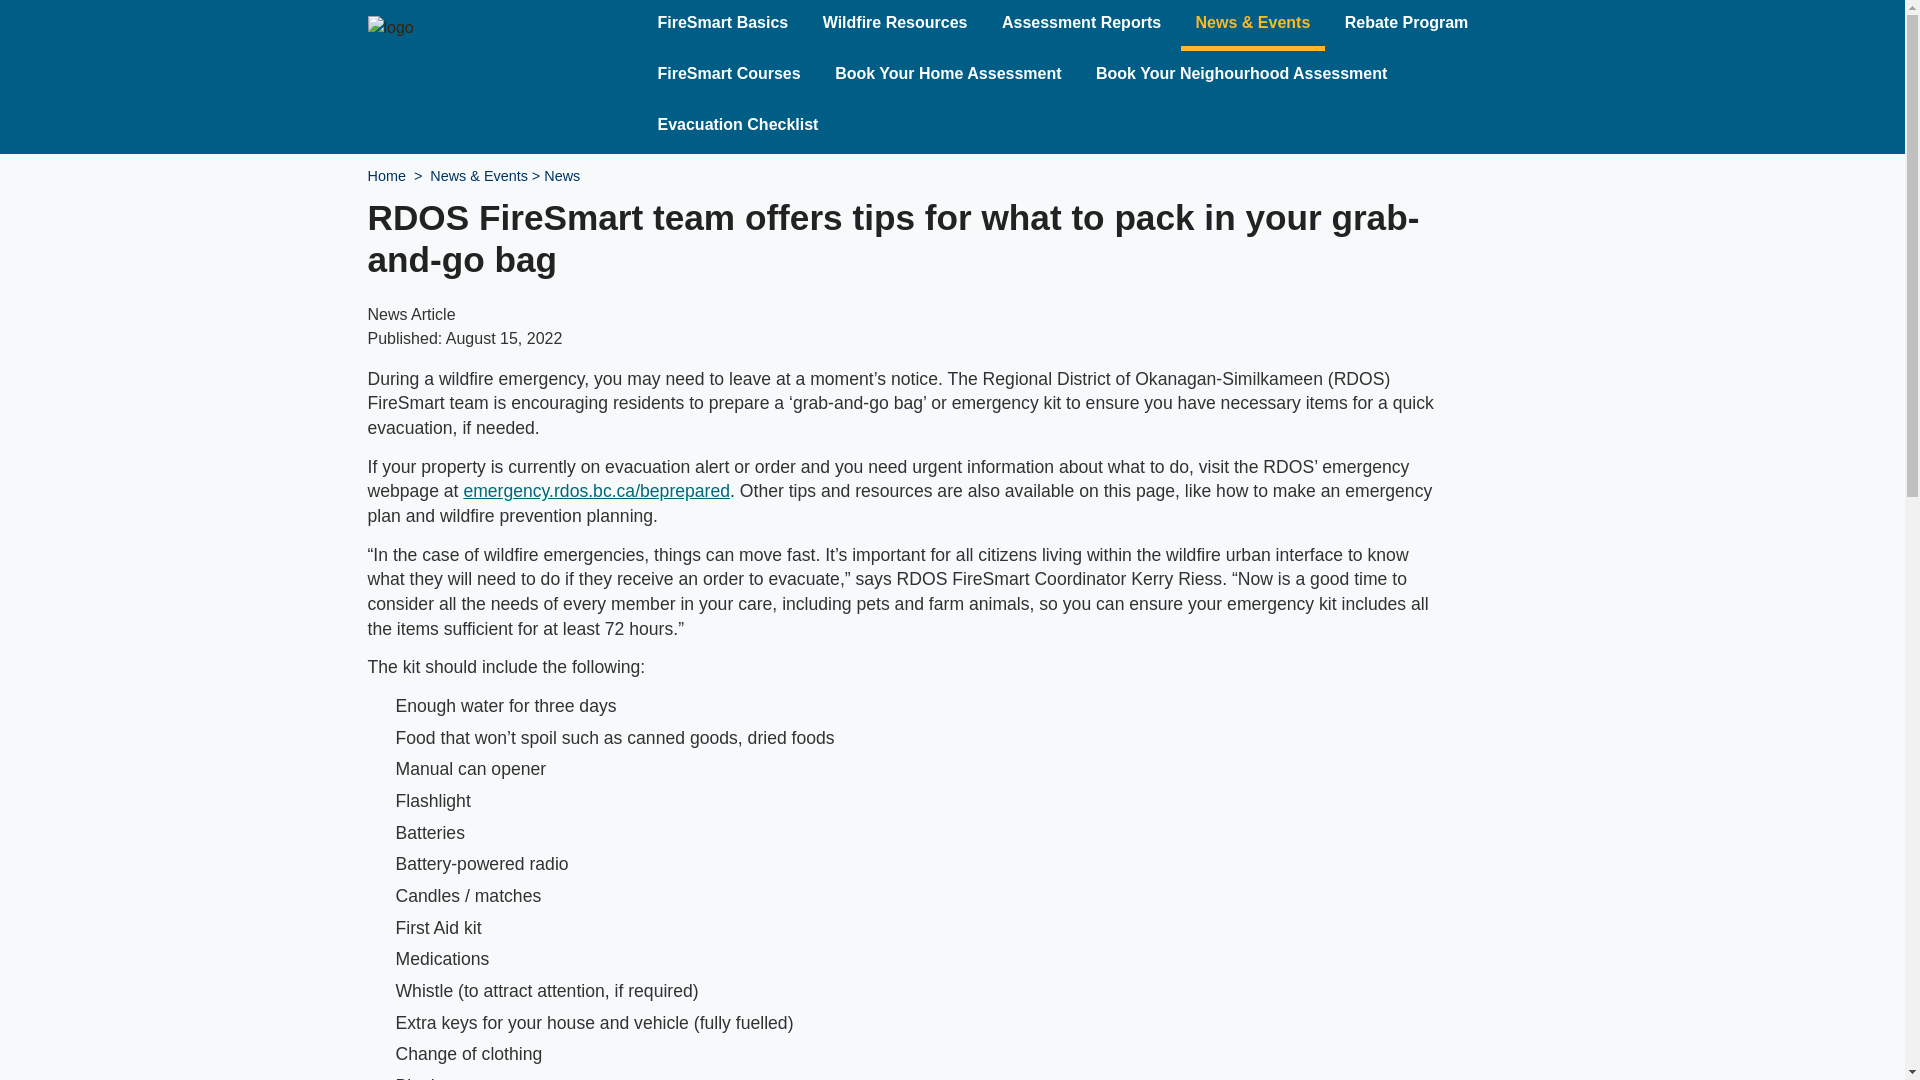 Image resolution: width=1920 pixels, height=1080 pixels. What do you see at coordinates (721, 25) in the screenshot?
I see `'FireSmart Basics'` at bounding box center [721, 25].